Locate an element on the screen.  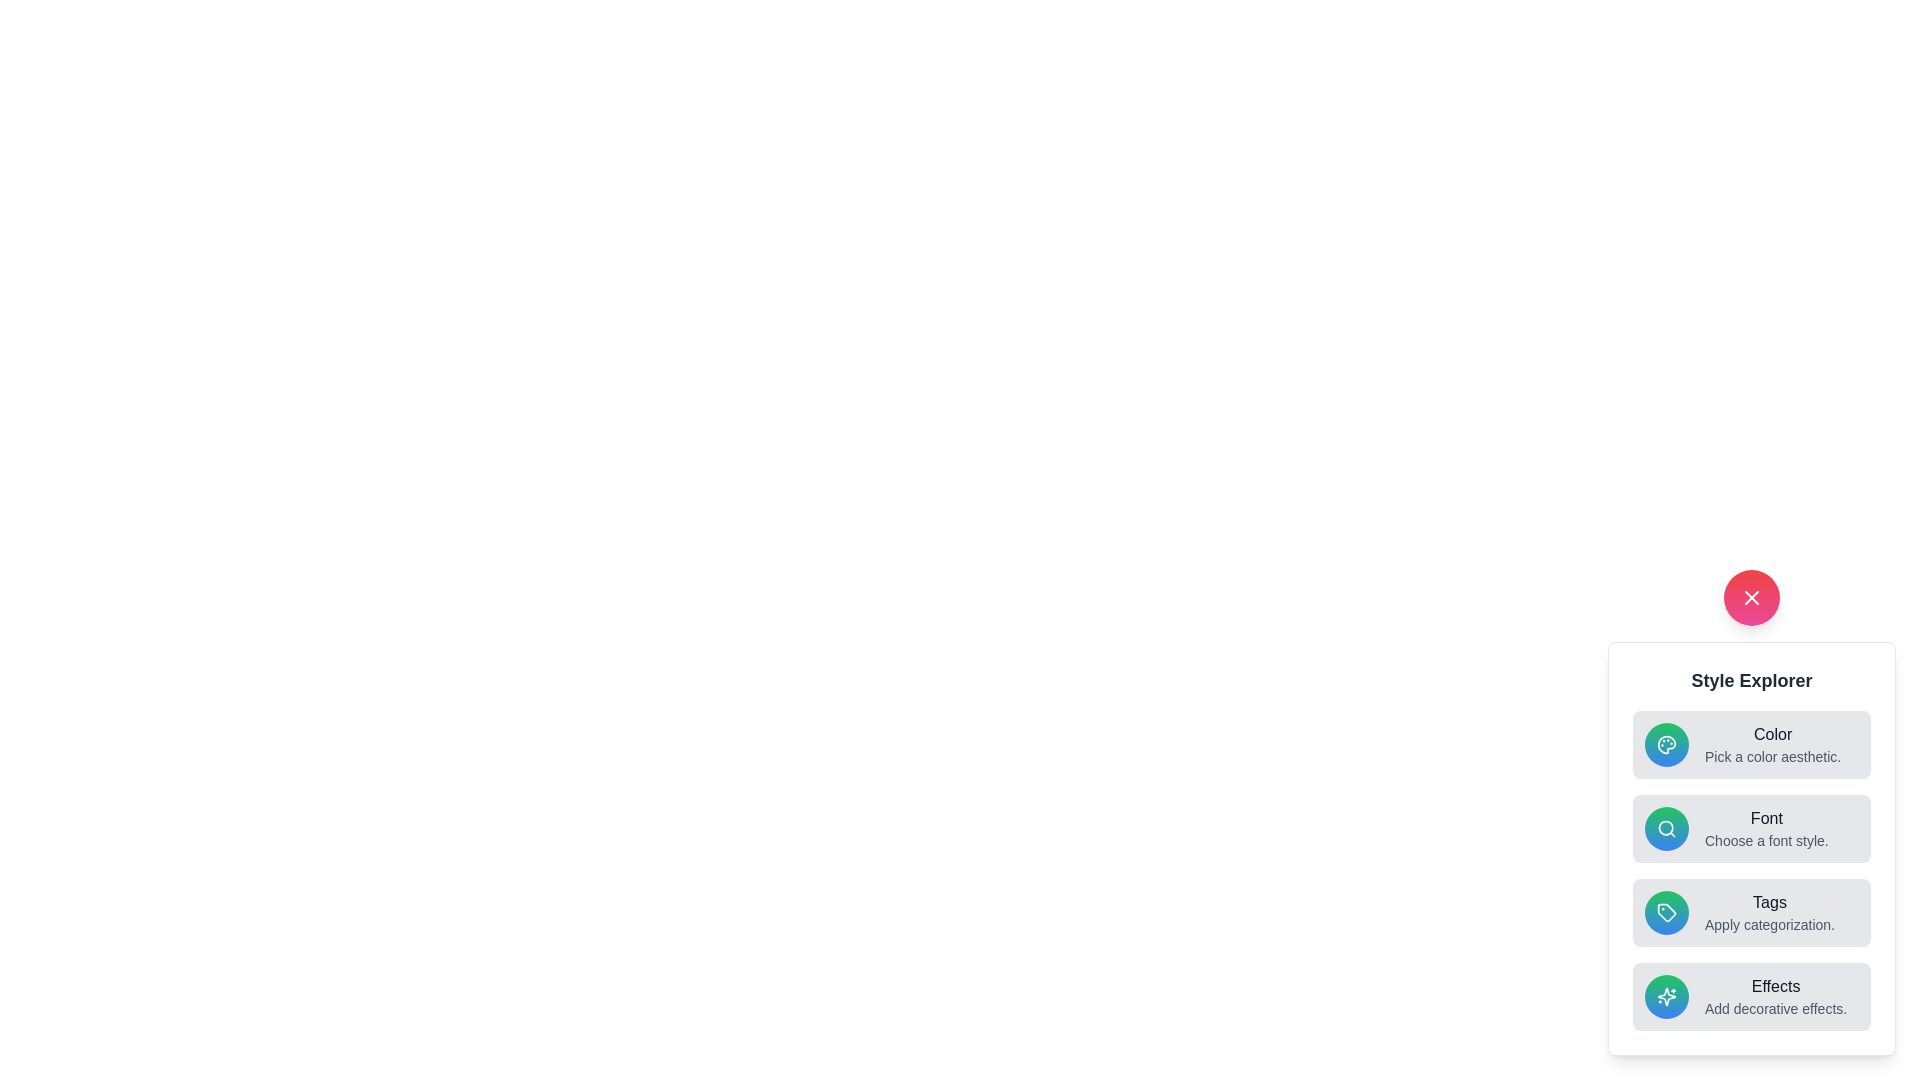
the style option labeled Color to view its hover effect is located at coordinates (1751, 744).